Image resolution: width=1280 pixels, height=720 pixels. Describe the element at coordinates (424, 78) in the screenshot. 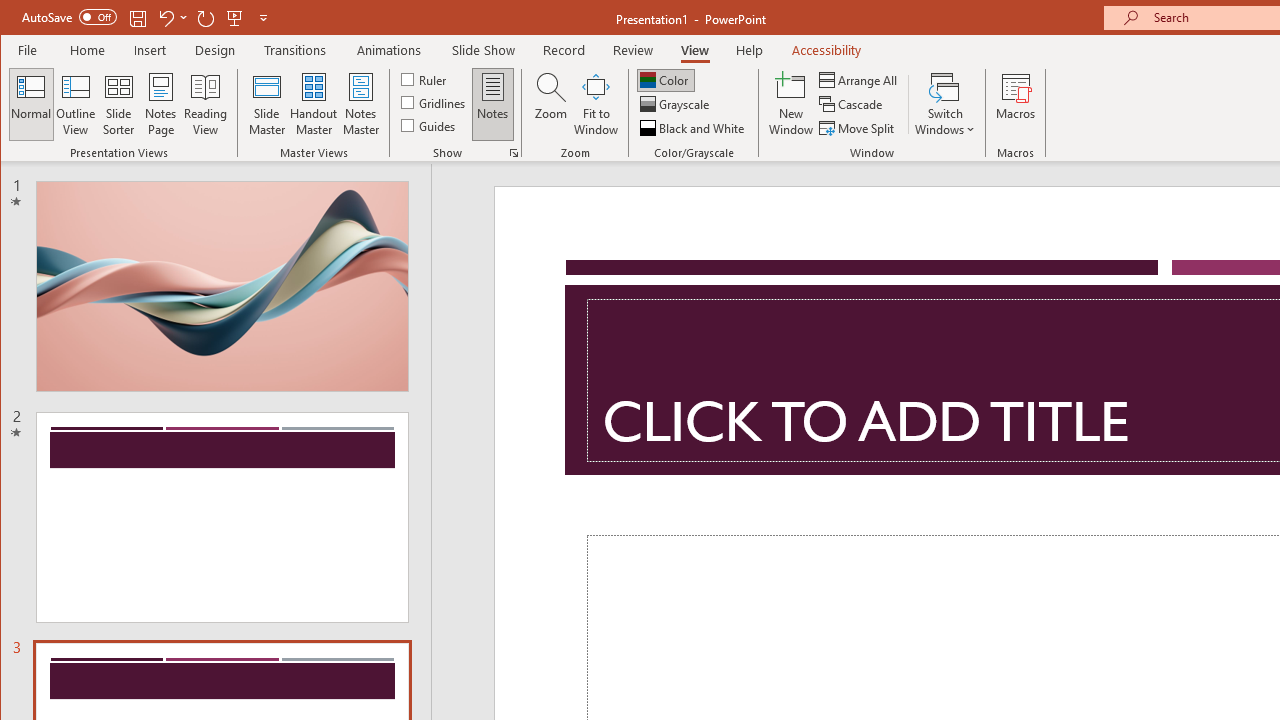

I see `'Ruler'` at that location.